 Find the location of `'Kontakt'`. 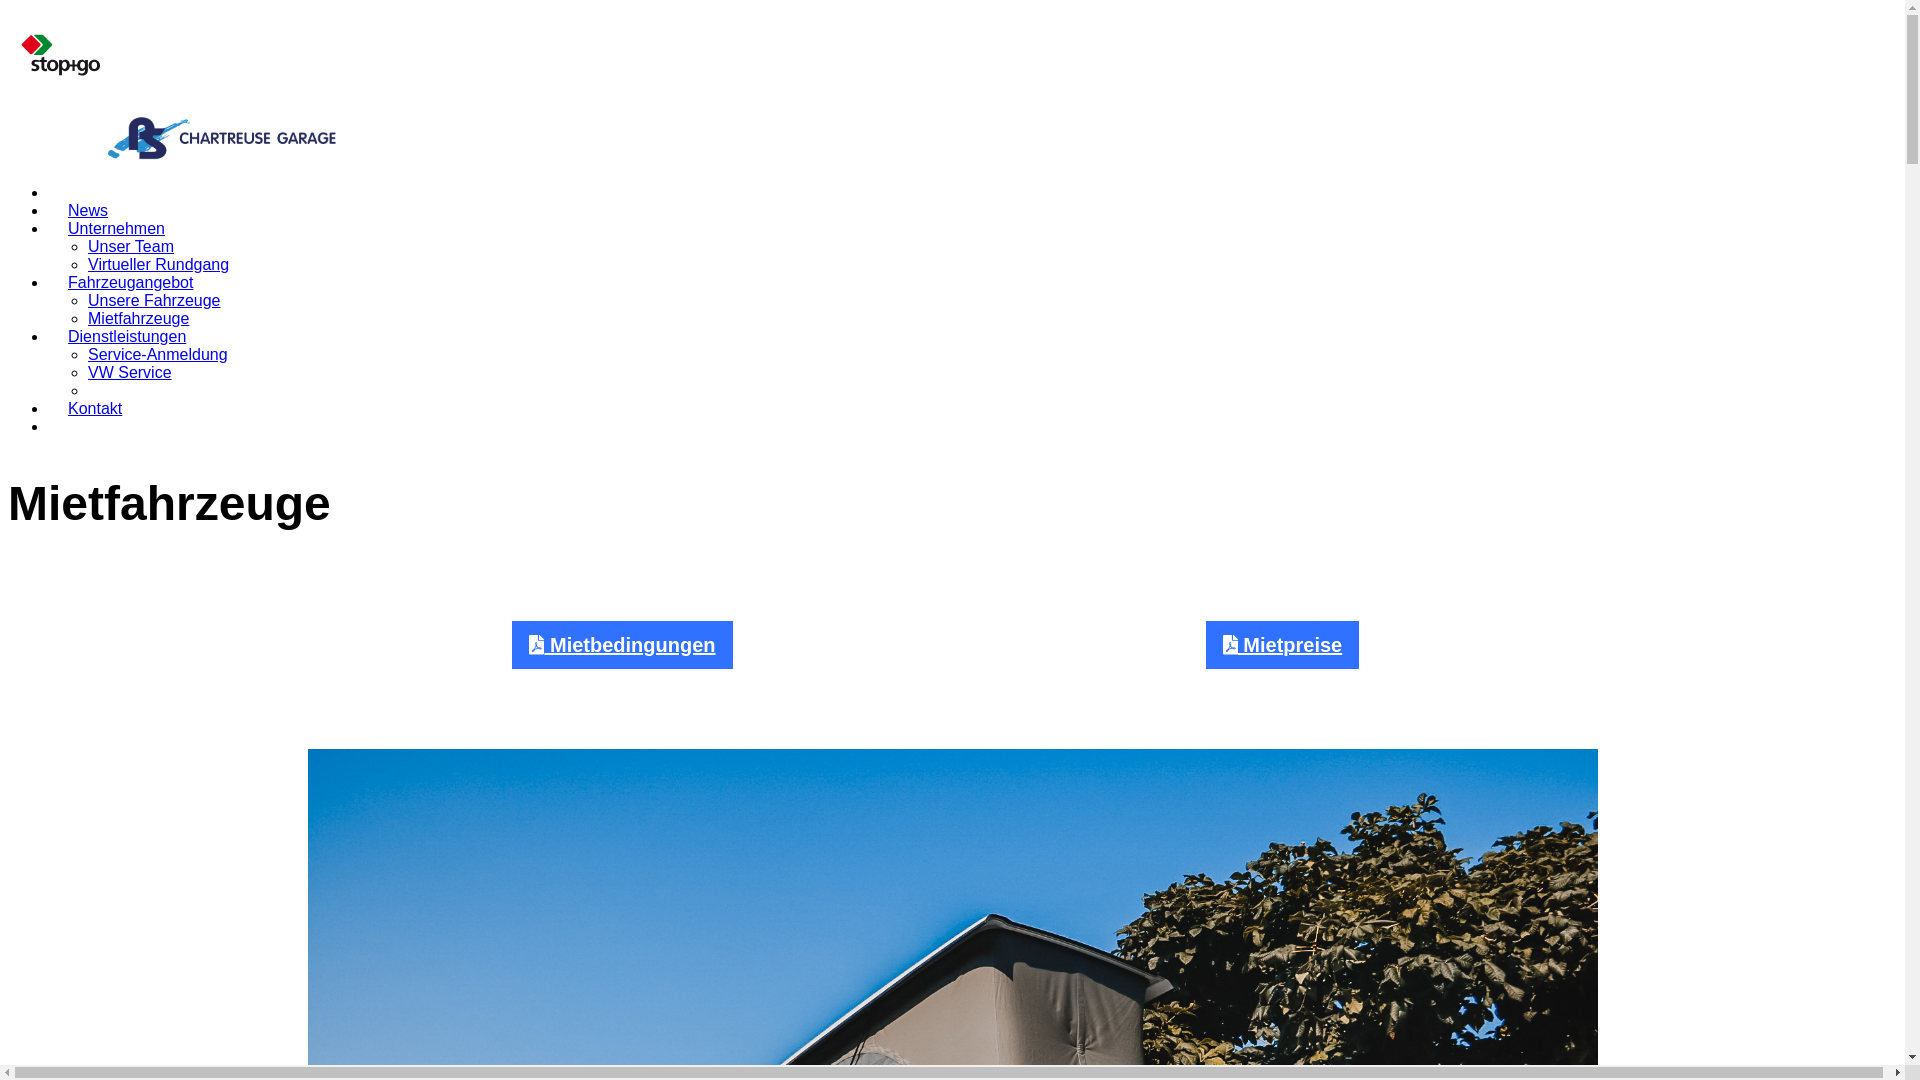

'Kontakt' is located at coordinates (94, 407).